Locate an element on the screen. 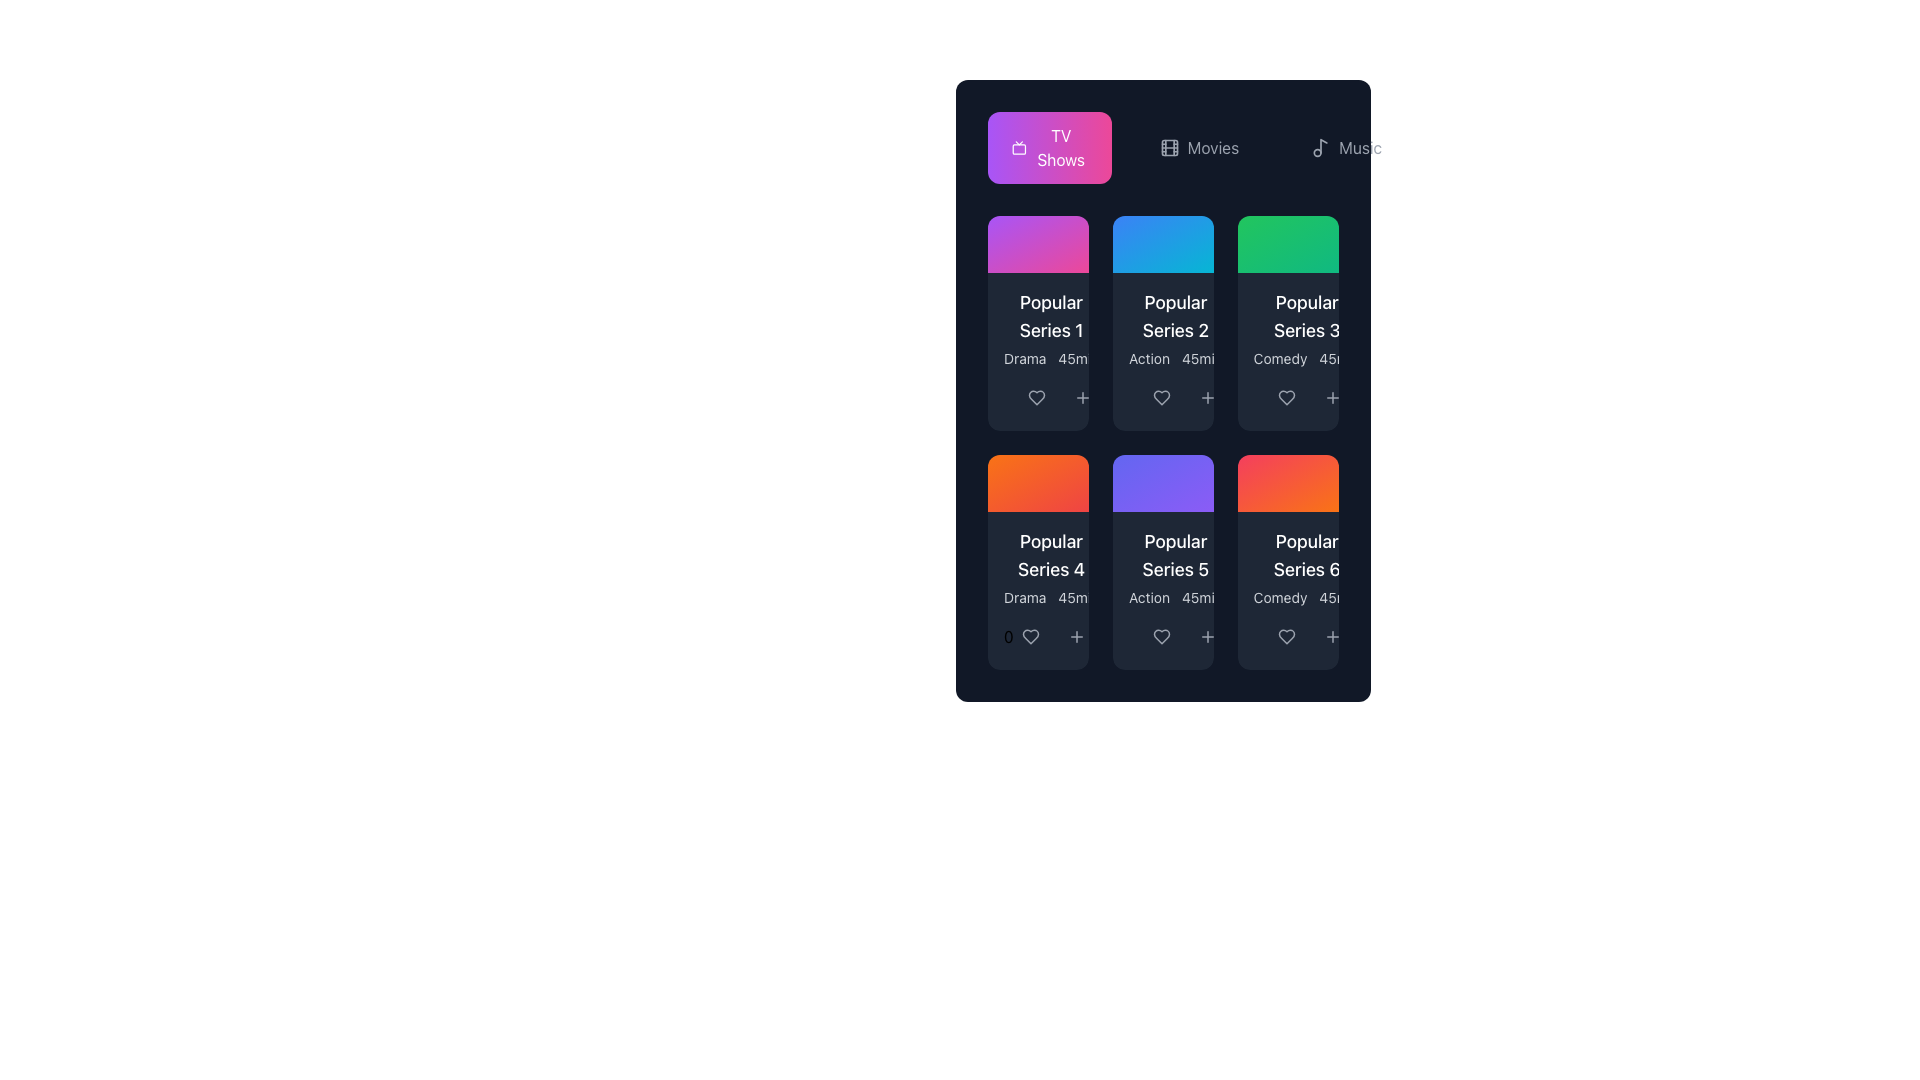  the circular '+' button located within the 'Popular Series 5' card, to the right of the heart icon, to observe the color change indicating interactivity is located at coordinates (1207, 636).